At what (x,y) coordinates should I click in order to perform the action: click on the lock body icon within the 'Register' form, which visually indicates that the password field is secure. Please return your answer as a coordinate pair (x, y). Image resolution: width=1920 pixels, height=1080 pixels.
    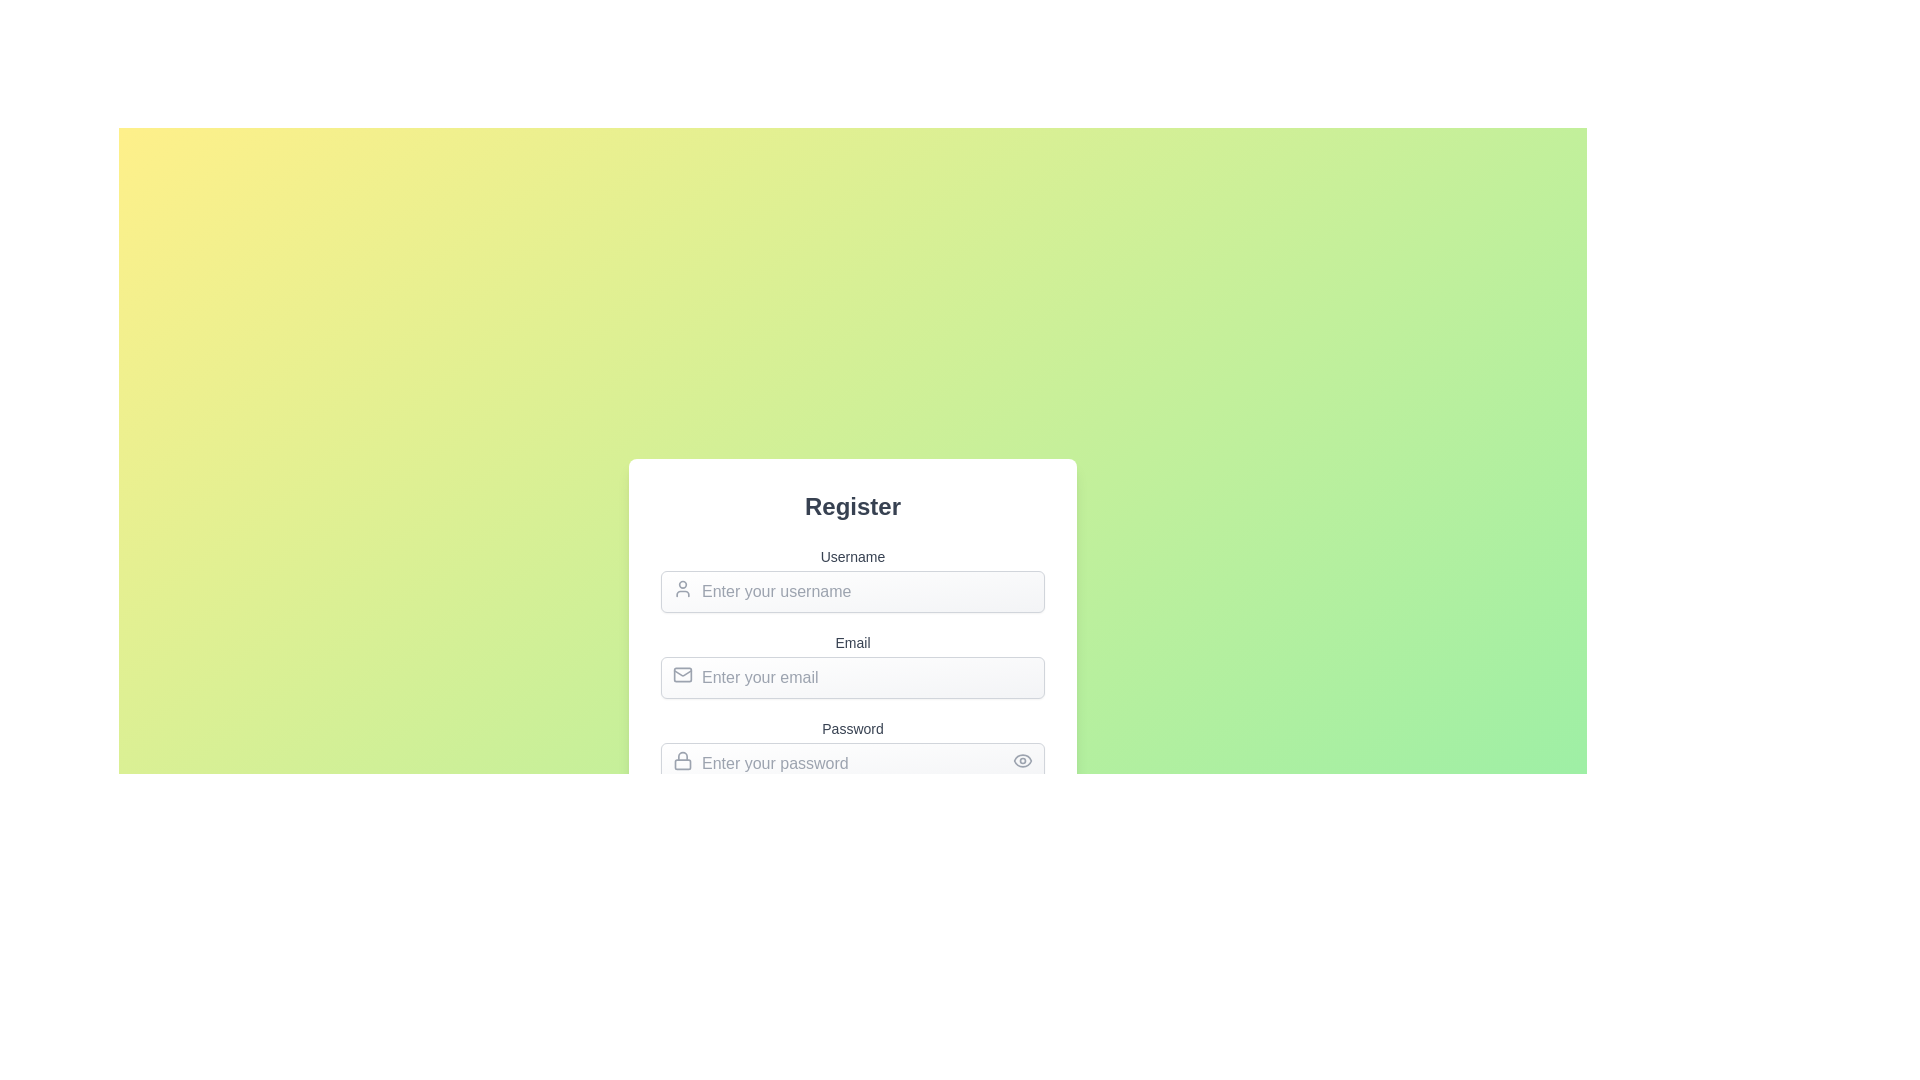
    Looking at the image, I should click on (682, 763).